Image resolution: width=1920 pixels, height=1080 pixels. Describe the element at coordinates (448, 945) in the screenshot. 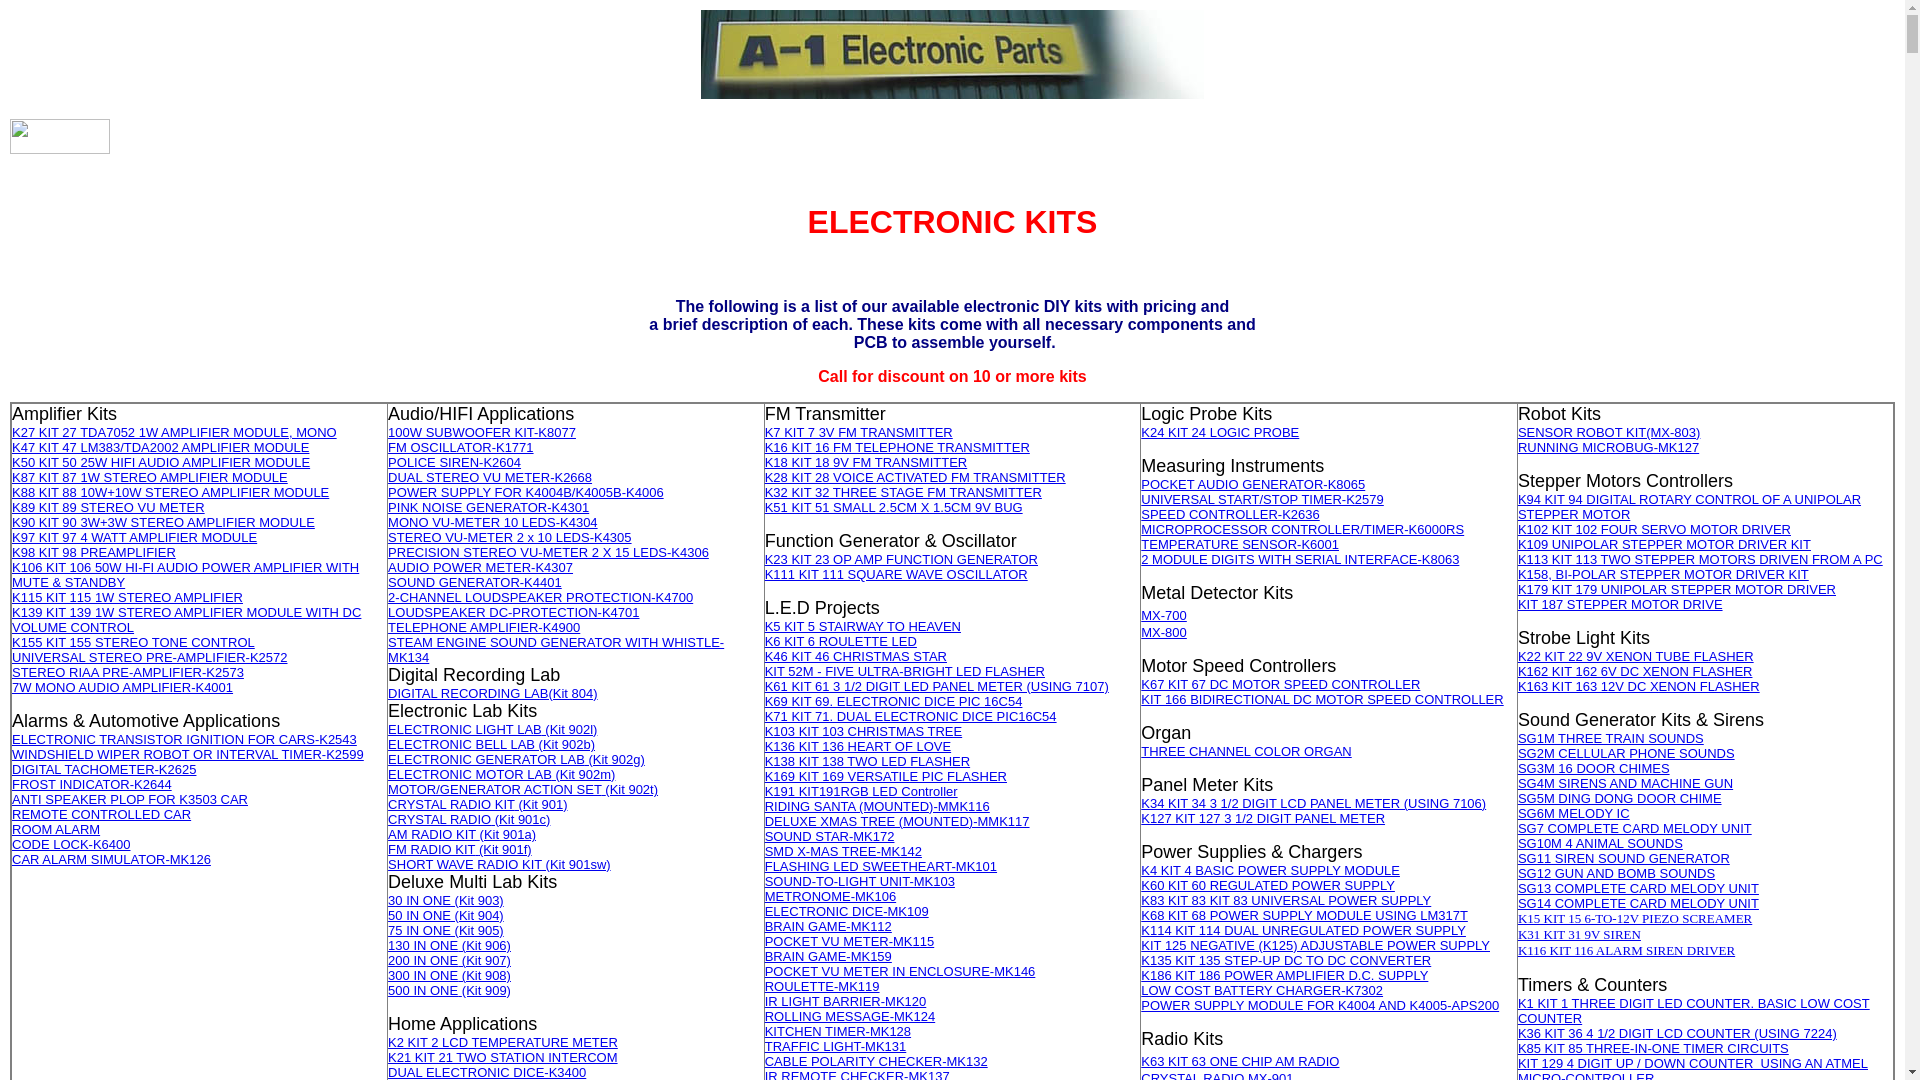

I see `'130 IN ONE (Kit 906)'` at that location.